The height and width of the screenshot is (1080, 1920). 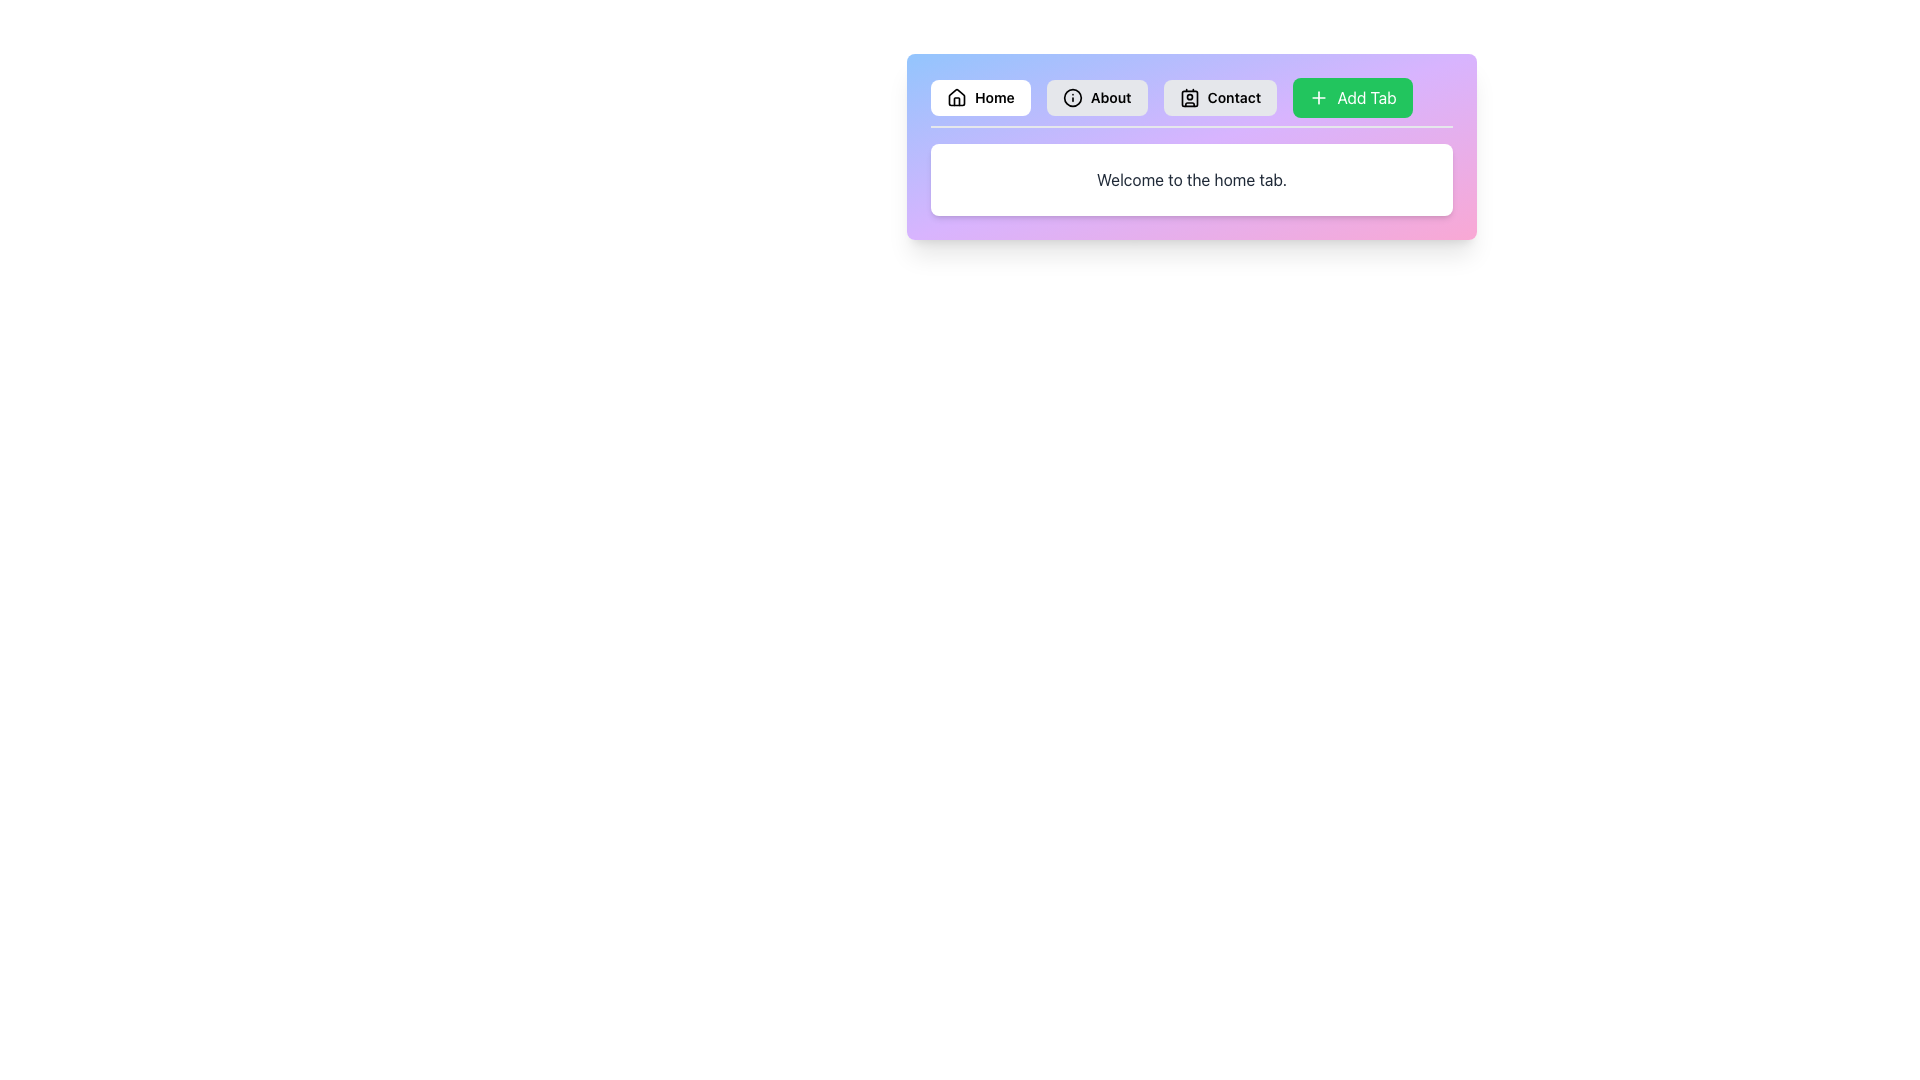 I want to click on the 'Add Tab' button, so click(x=1353, y=97).